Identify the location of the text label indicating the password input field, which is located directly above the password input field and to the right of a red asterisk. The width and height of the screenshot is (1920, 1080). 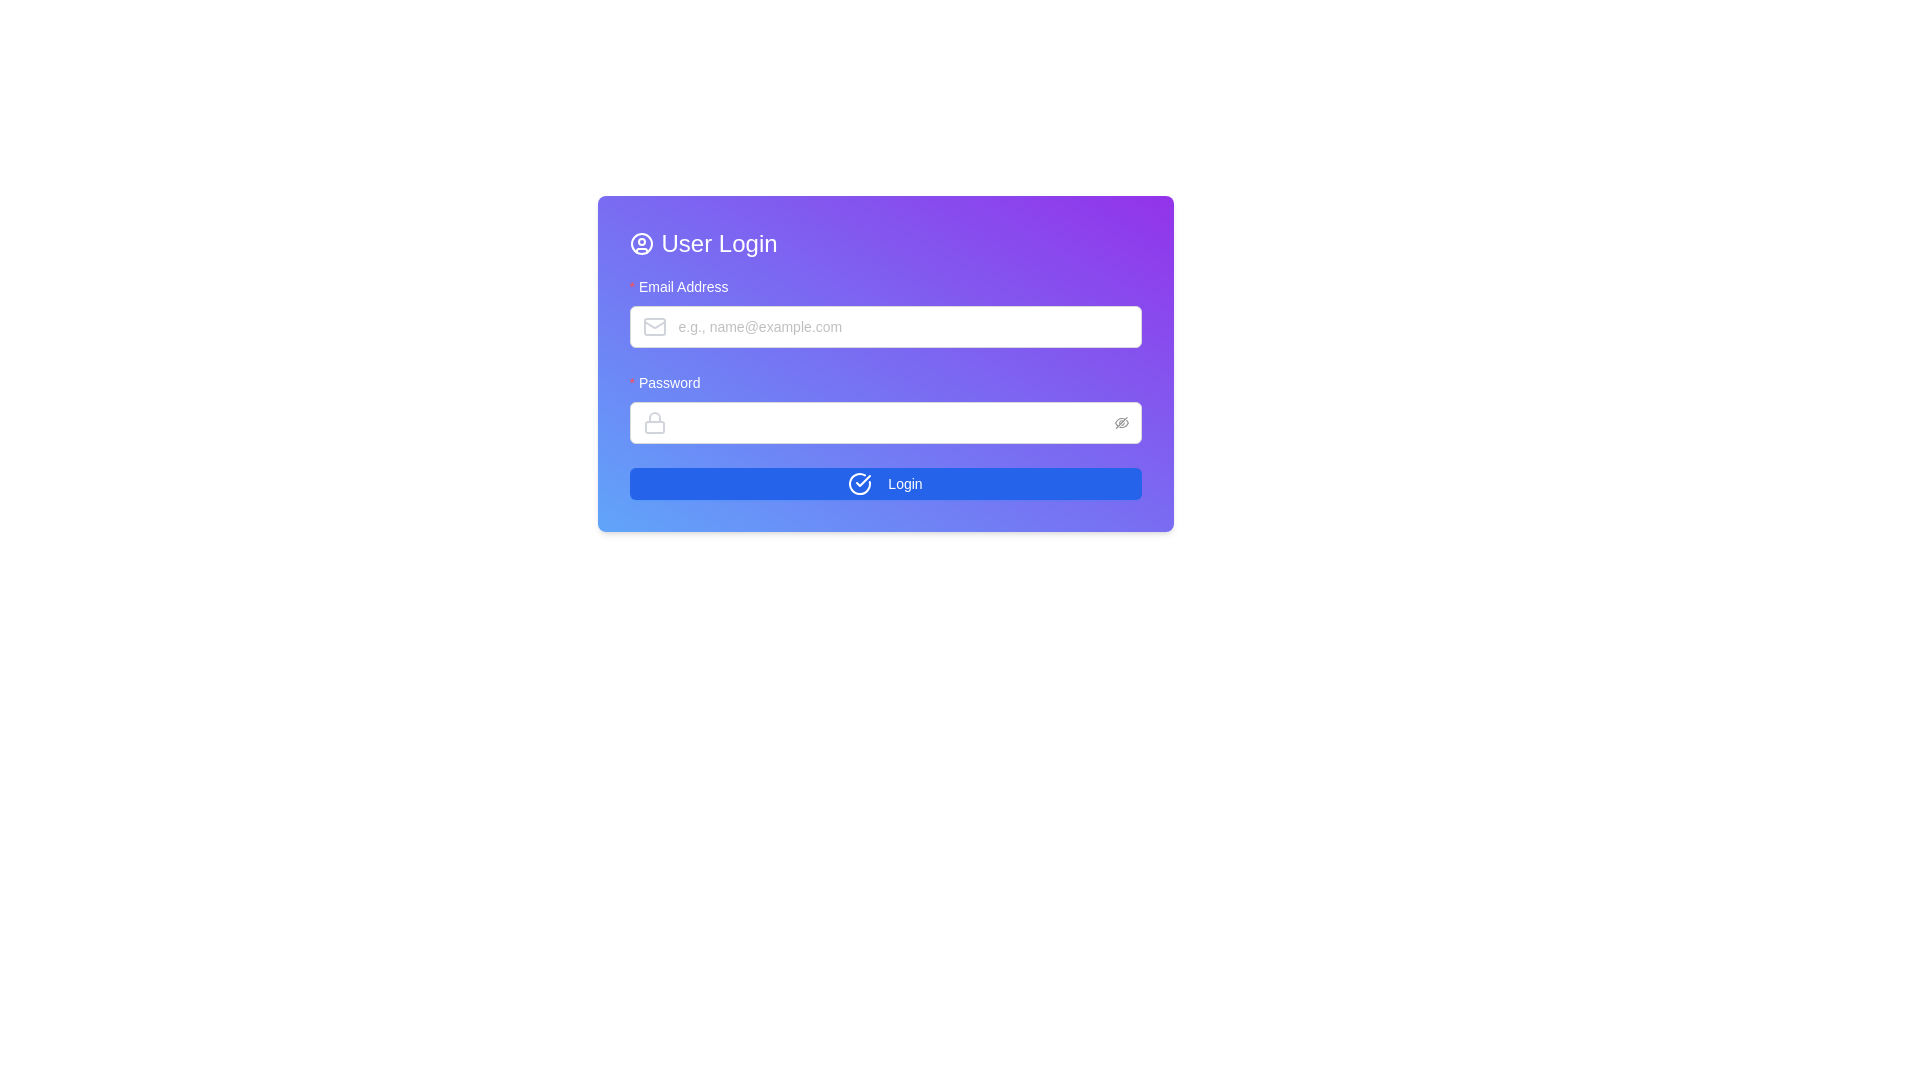
(669, 382).